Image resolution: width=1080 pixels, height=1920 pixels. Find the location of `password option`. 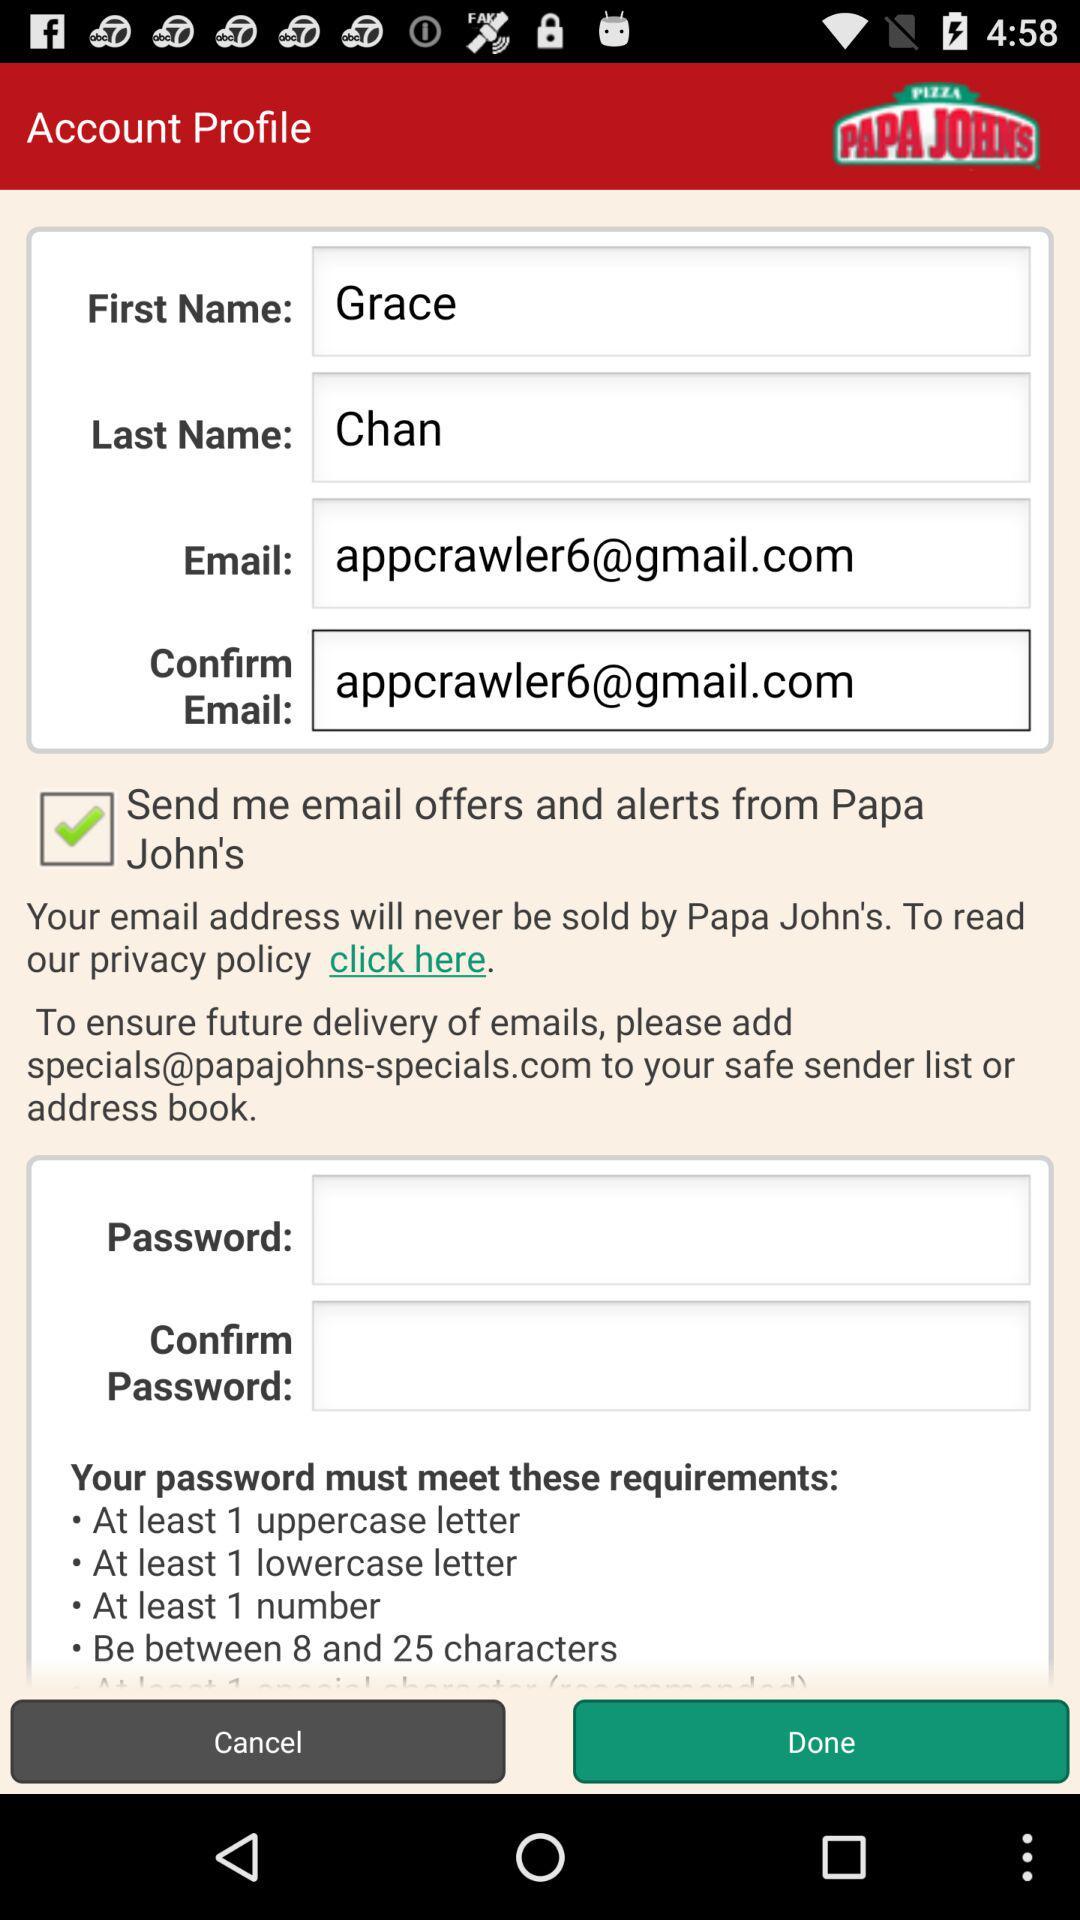

password option is located at coordinates (671, 1361).